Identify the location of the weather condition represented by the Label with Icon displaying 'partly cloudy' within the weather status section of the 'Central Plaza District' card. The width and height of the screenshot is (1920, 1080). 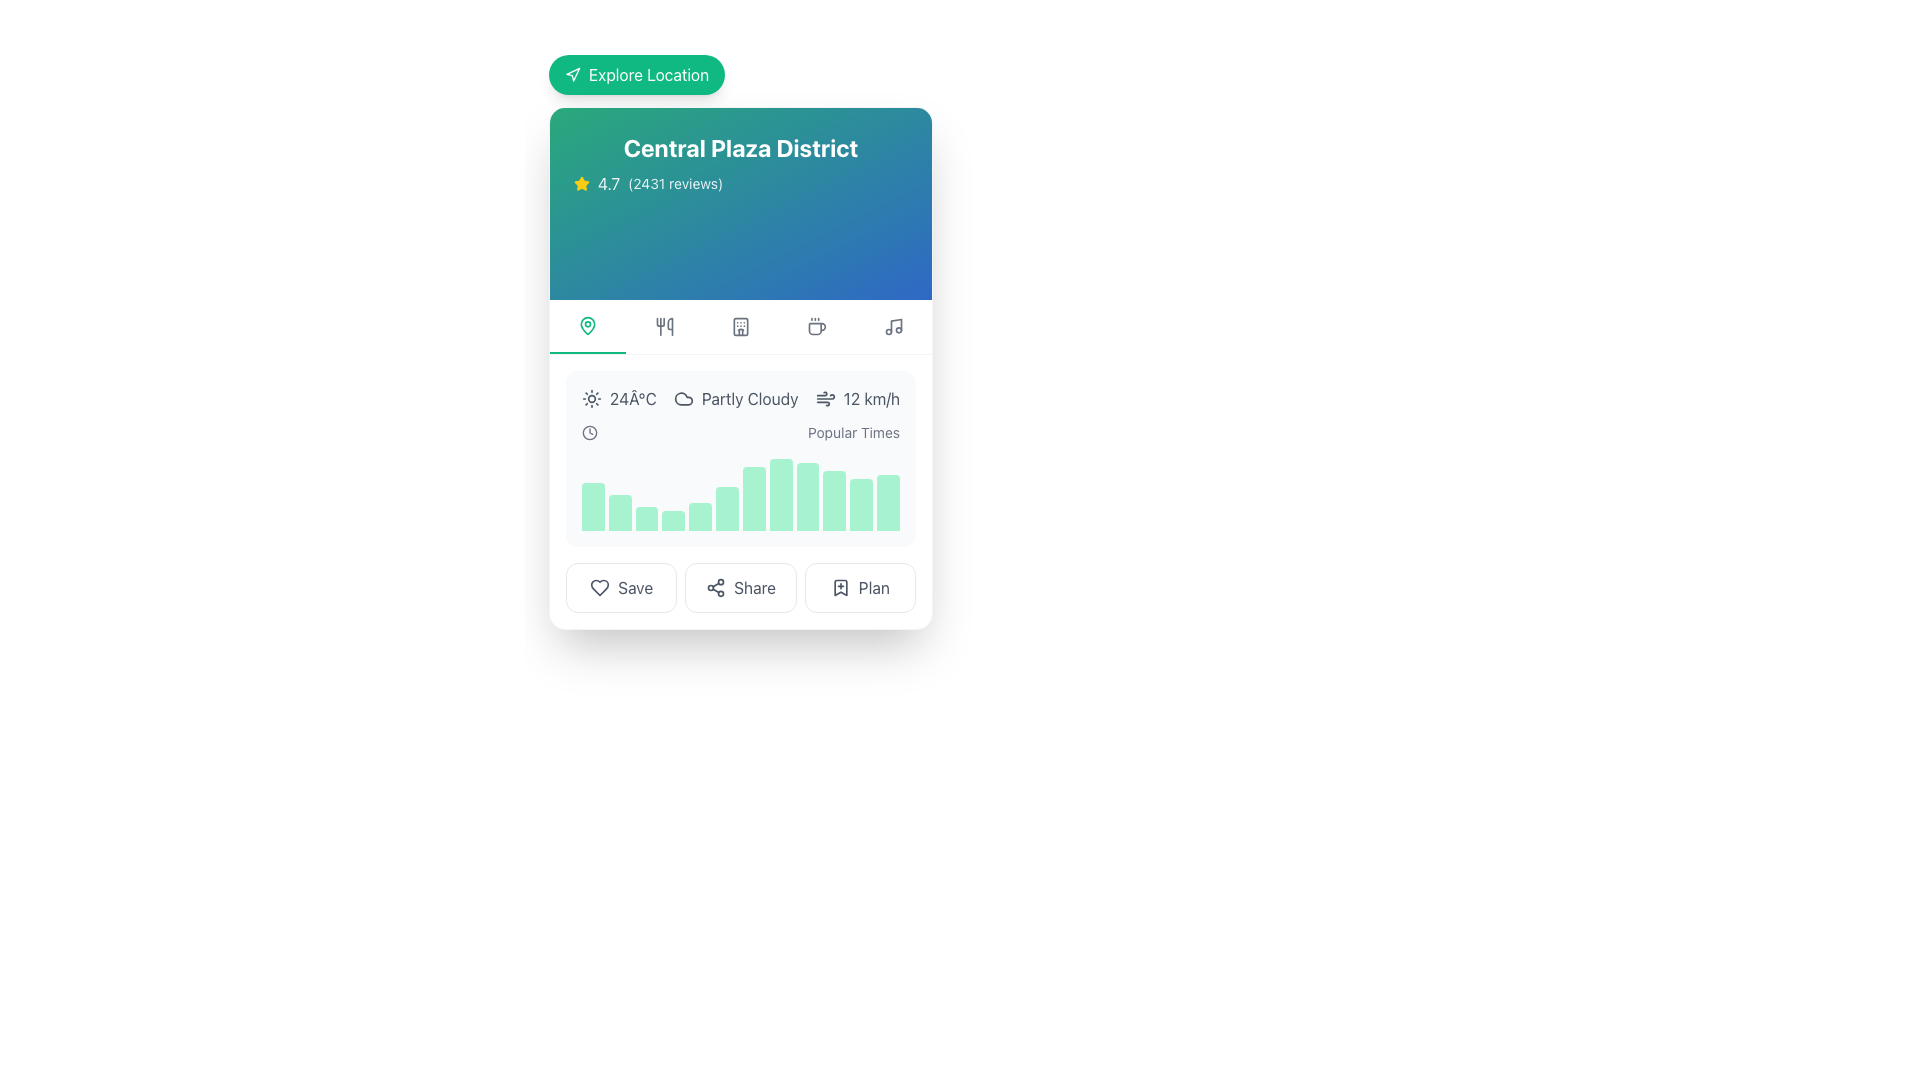
(735, 398).